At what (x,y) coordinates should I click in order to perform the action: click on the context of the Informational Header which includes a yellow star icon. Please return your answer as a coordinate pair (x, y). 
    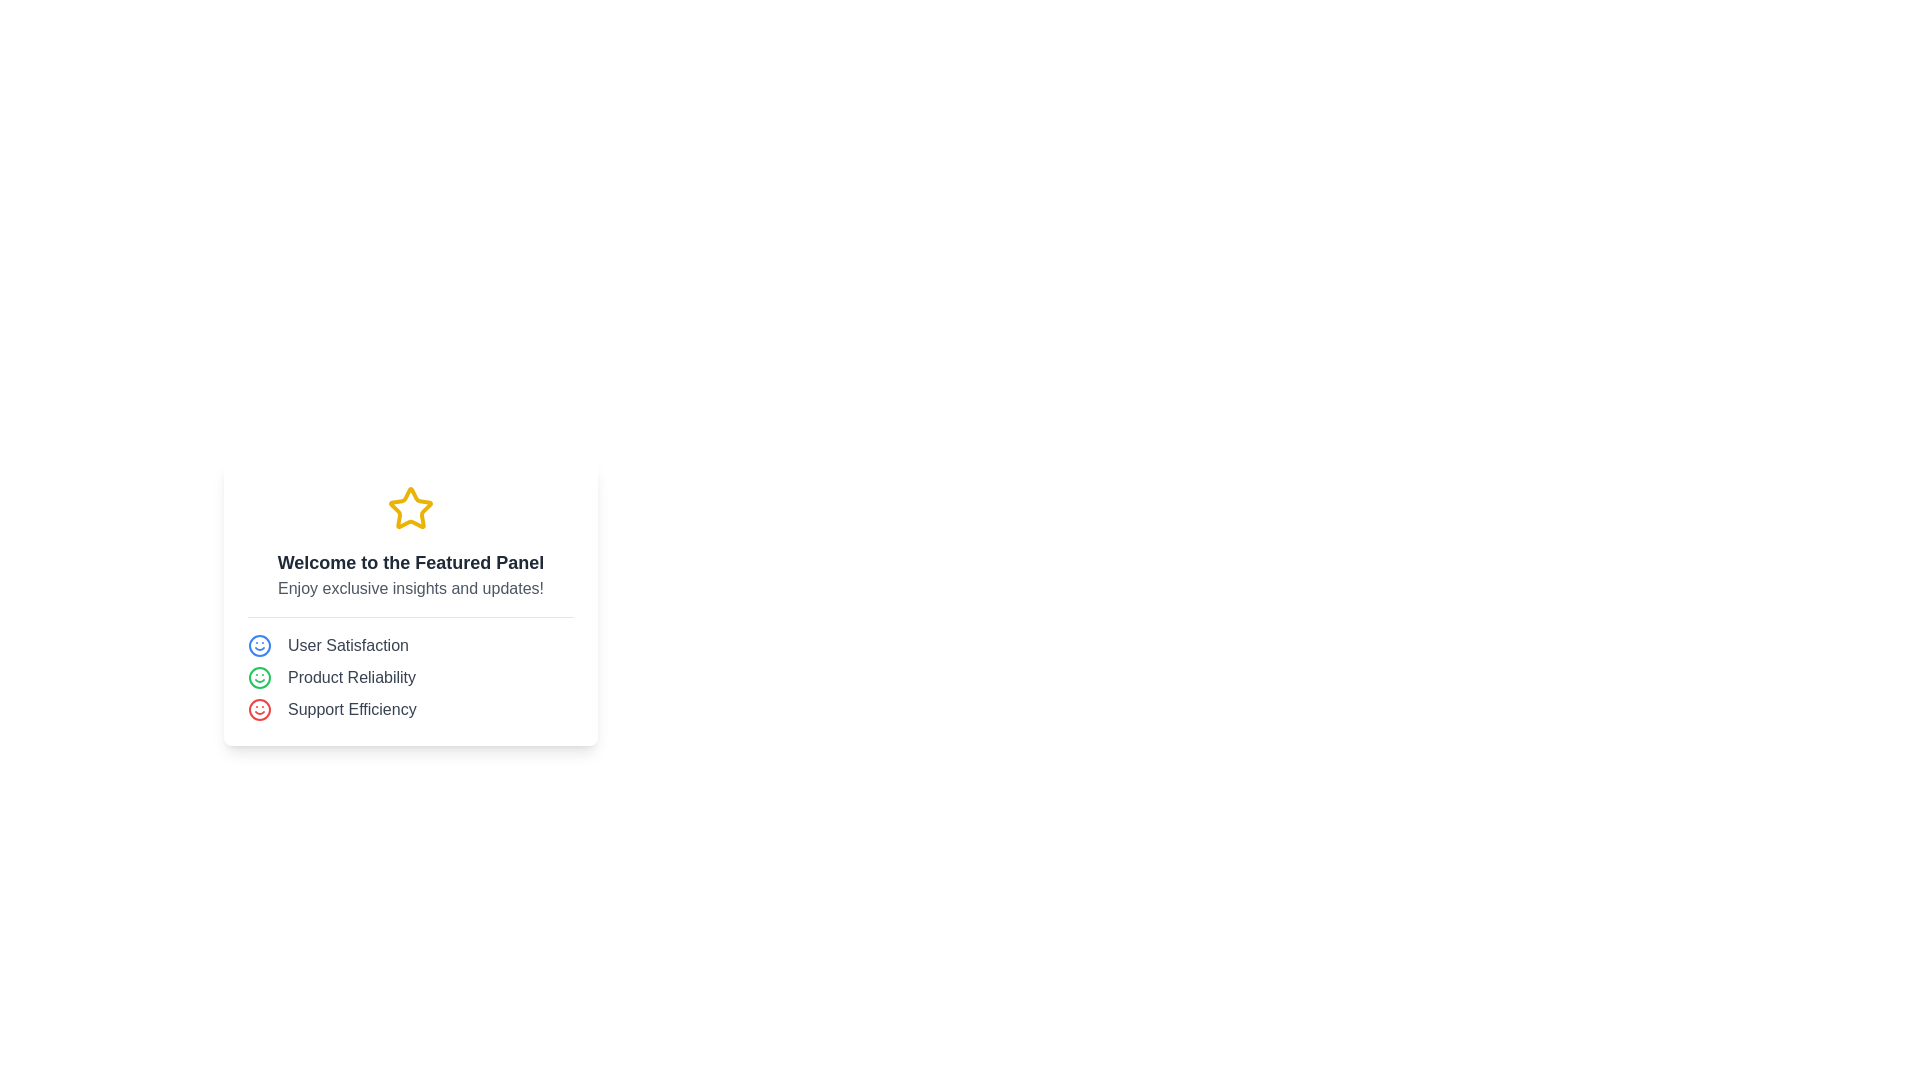
    Looking at the image, I should click on (410, 542).